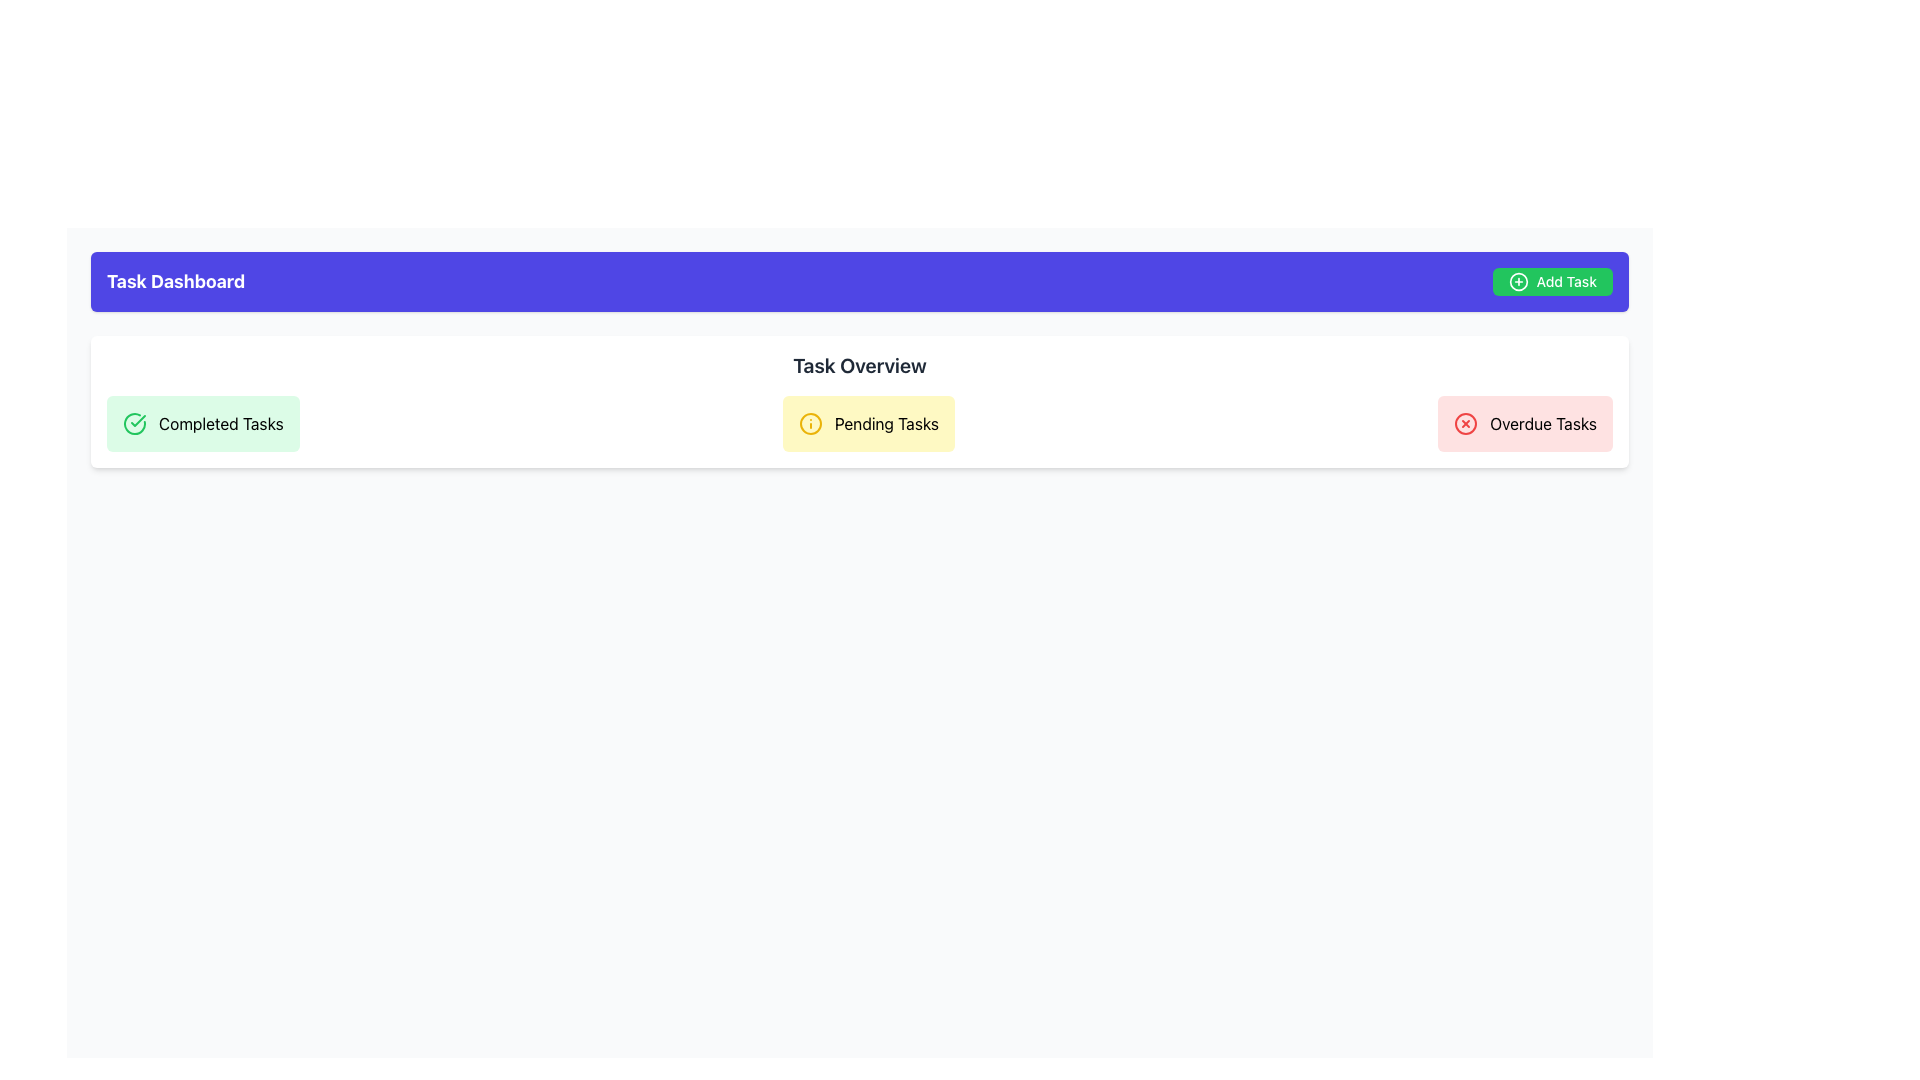 The width and height of the screenshot is (1920, 1080). What do you see at coordinates (1518, 281) in the screenshot?
I see `the circle icon with a plus sign located to the left of the 'Add Task' text label in the top-right corner to initiate the addition of a task` at bounding box center [1518, 281].